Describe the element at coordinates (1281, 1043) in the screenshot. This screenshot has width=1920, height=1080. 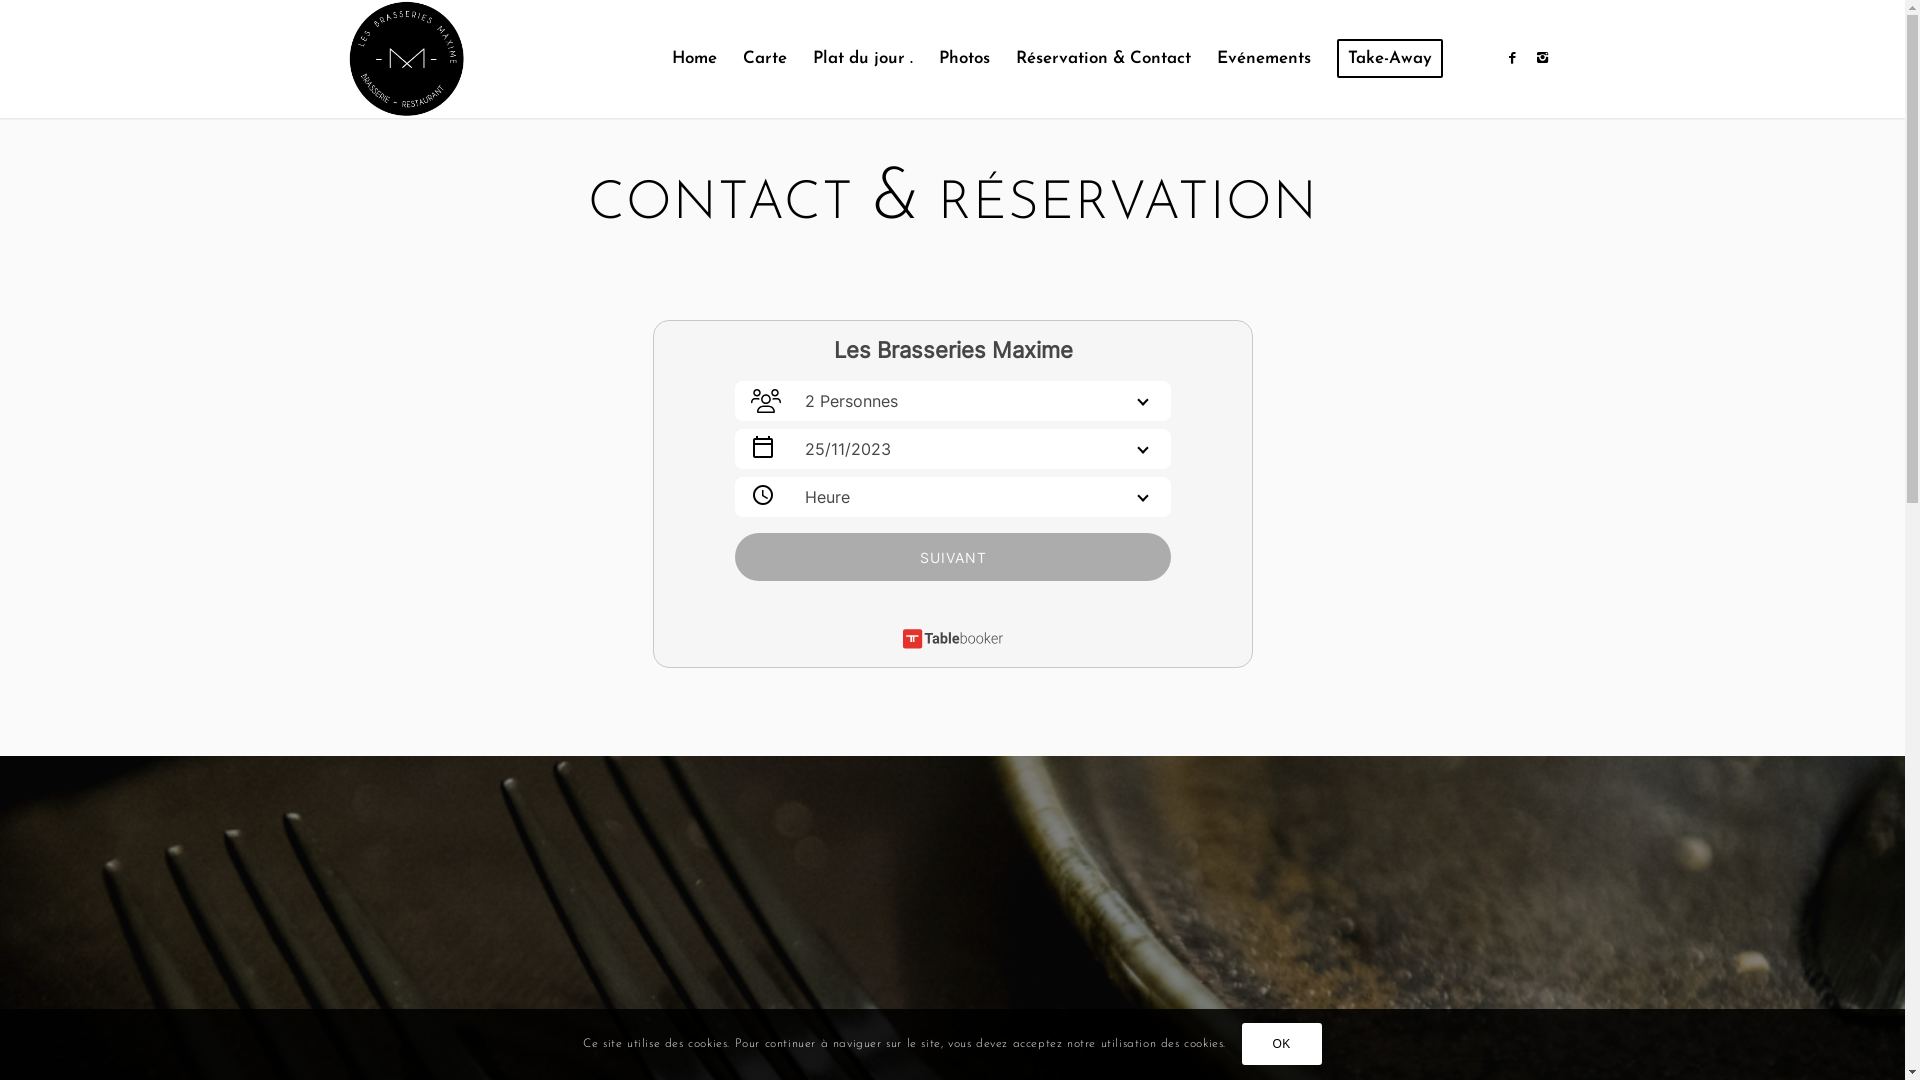
I see `'OK'` at that location.